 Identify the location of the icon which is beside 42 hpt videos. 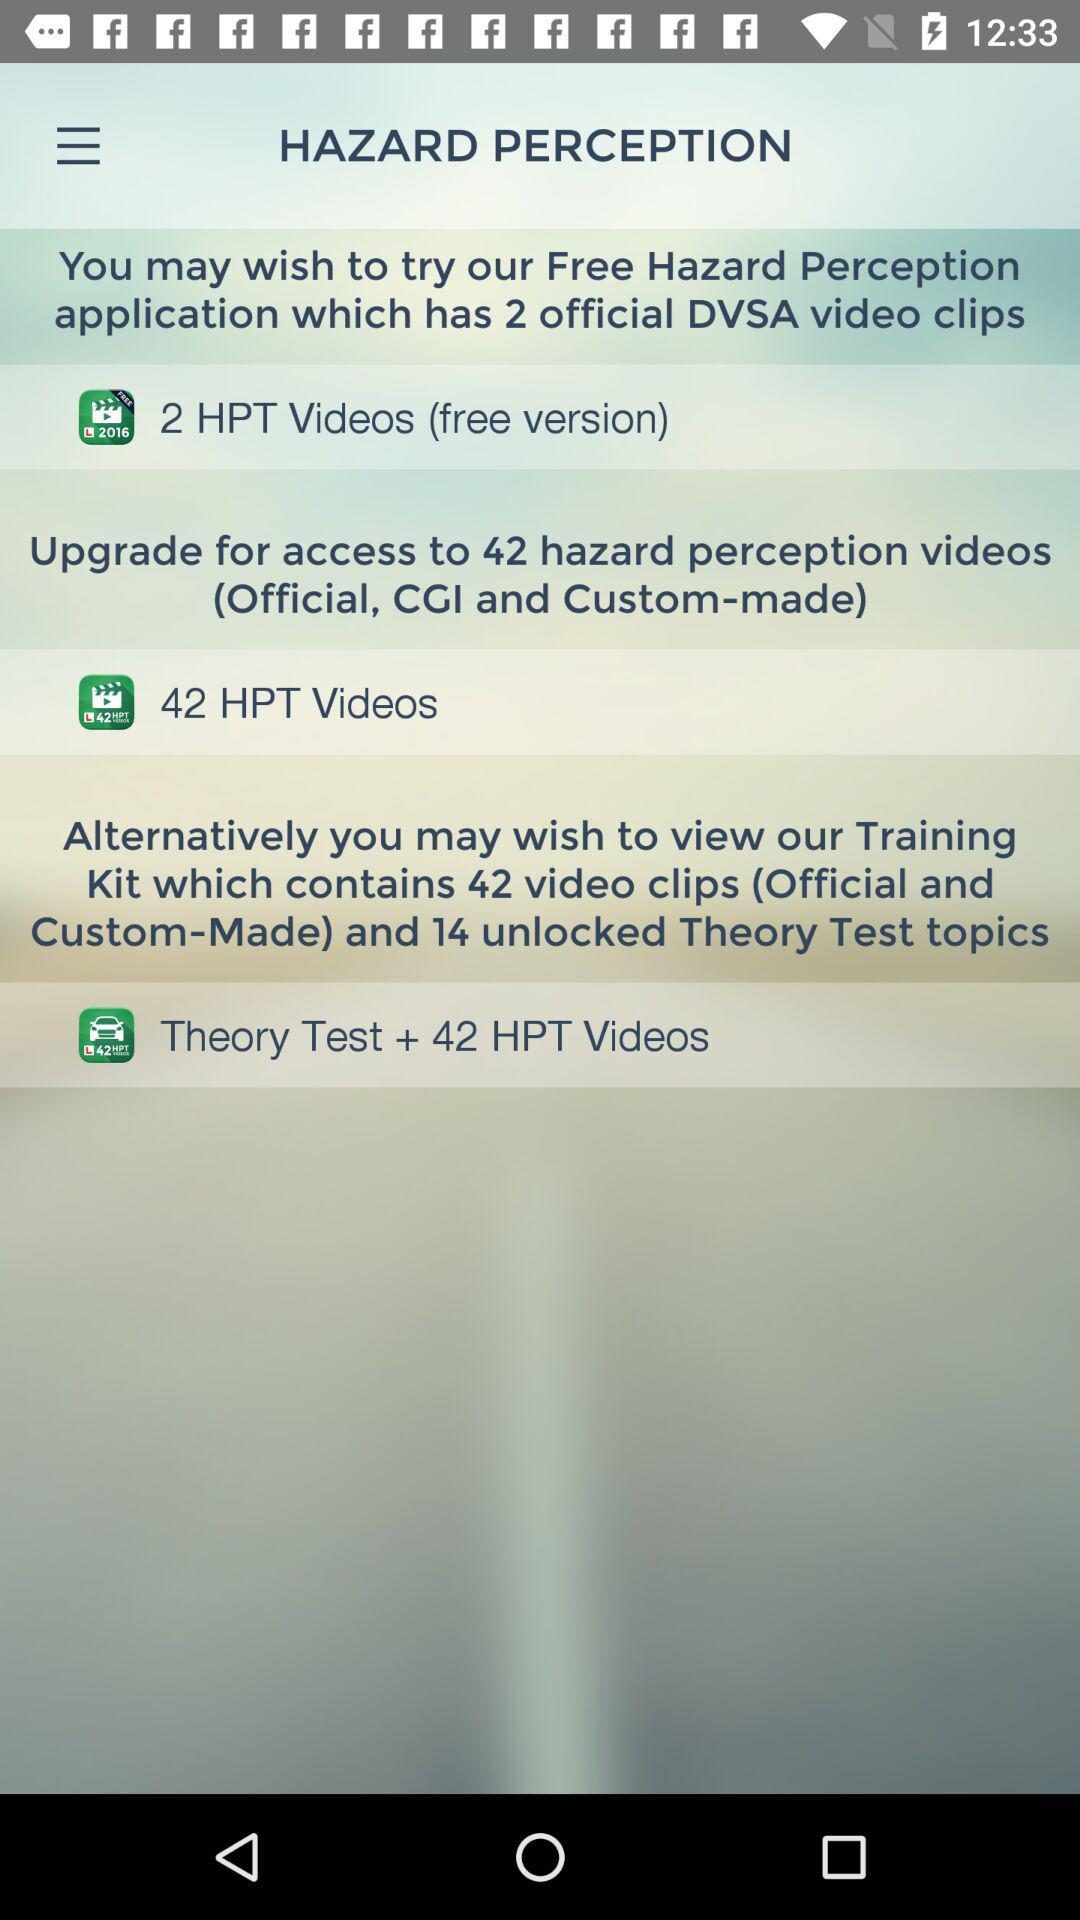
(106, 701).